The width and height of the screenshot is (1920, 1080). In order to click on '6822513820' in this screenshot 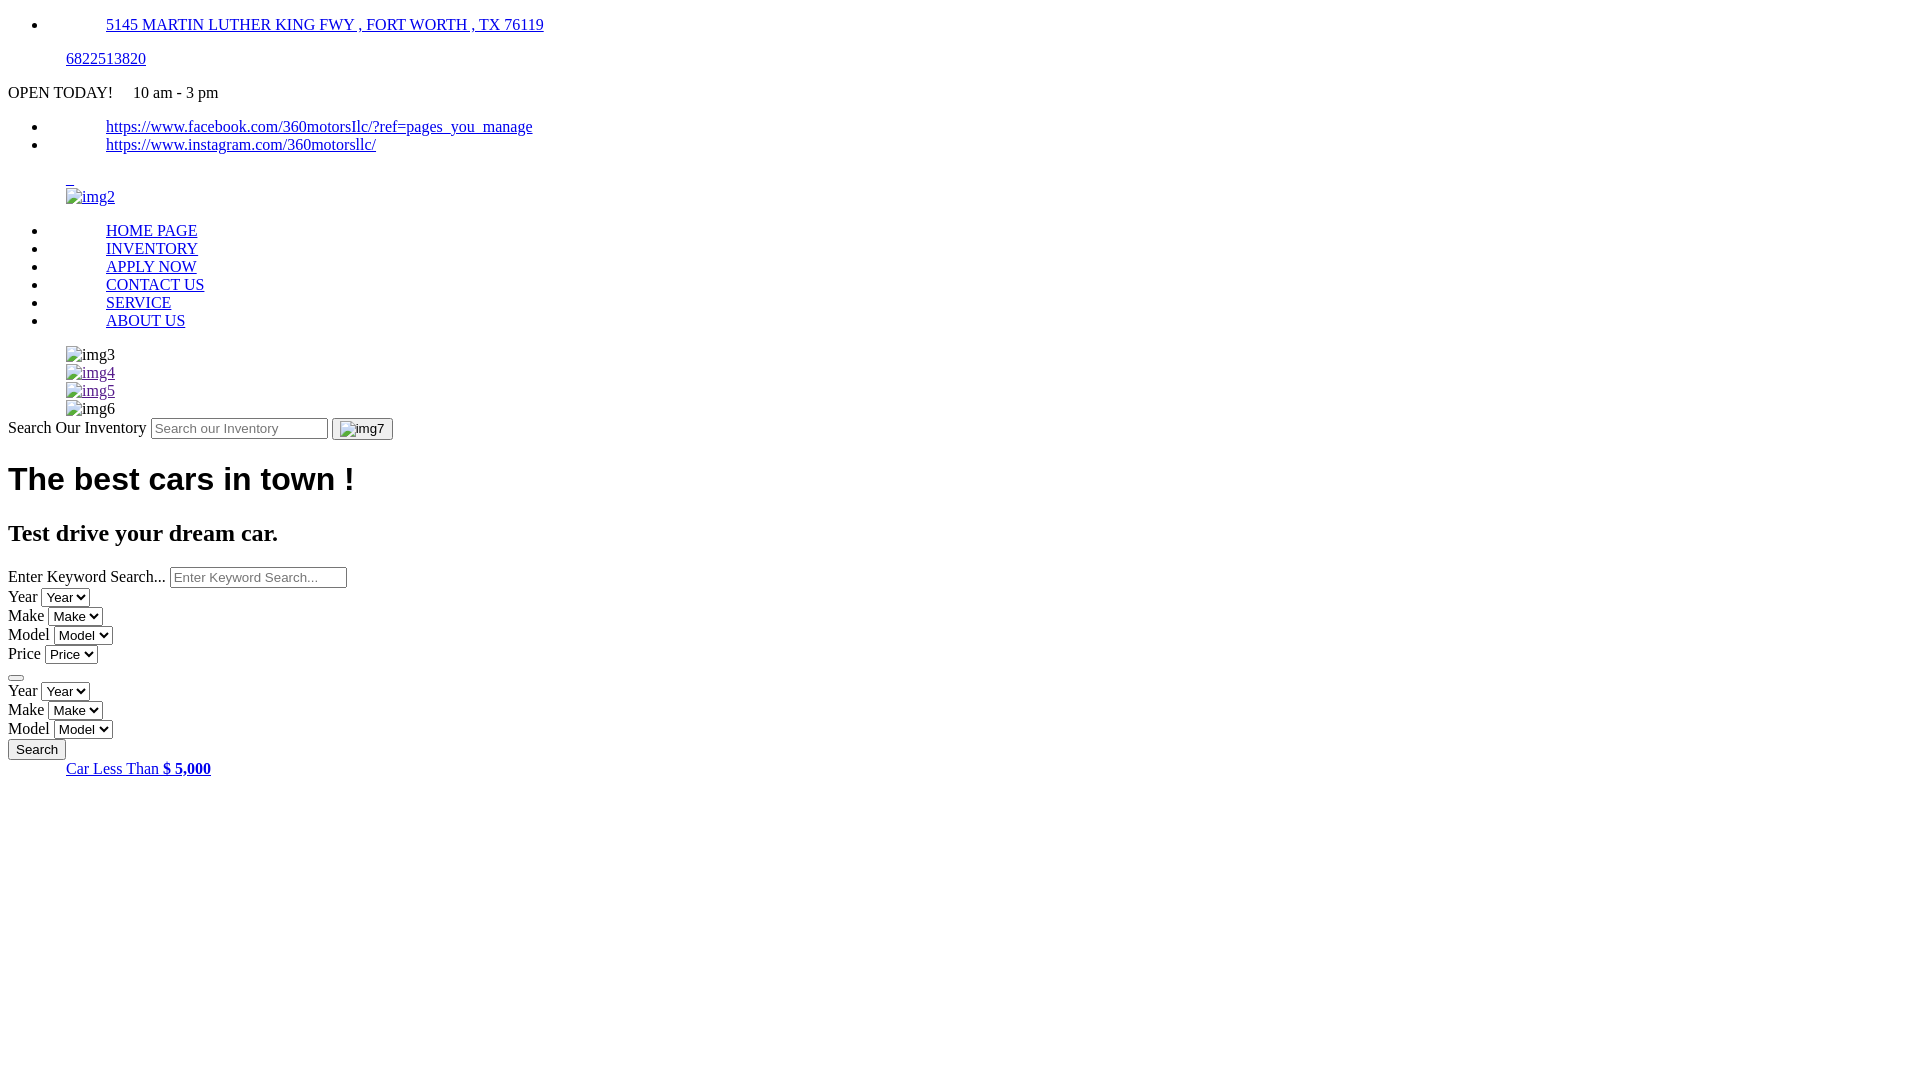, I will do `click(104, 57)`.